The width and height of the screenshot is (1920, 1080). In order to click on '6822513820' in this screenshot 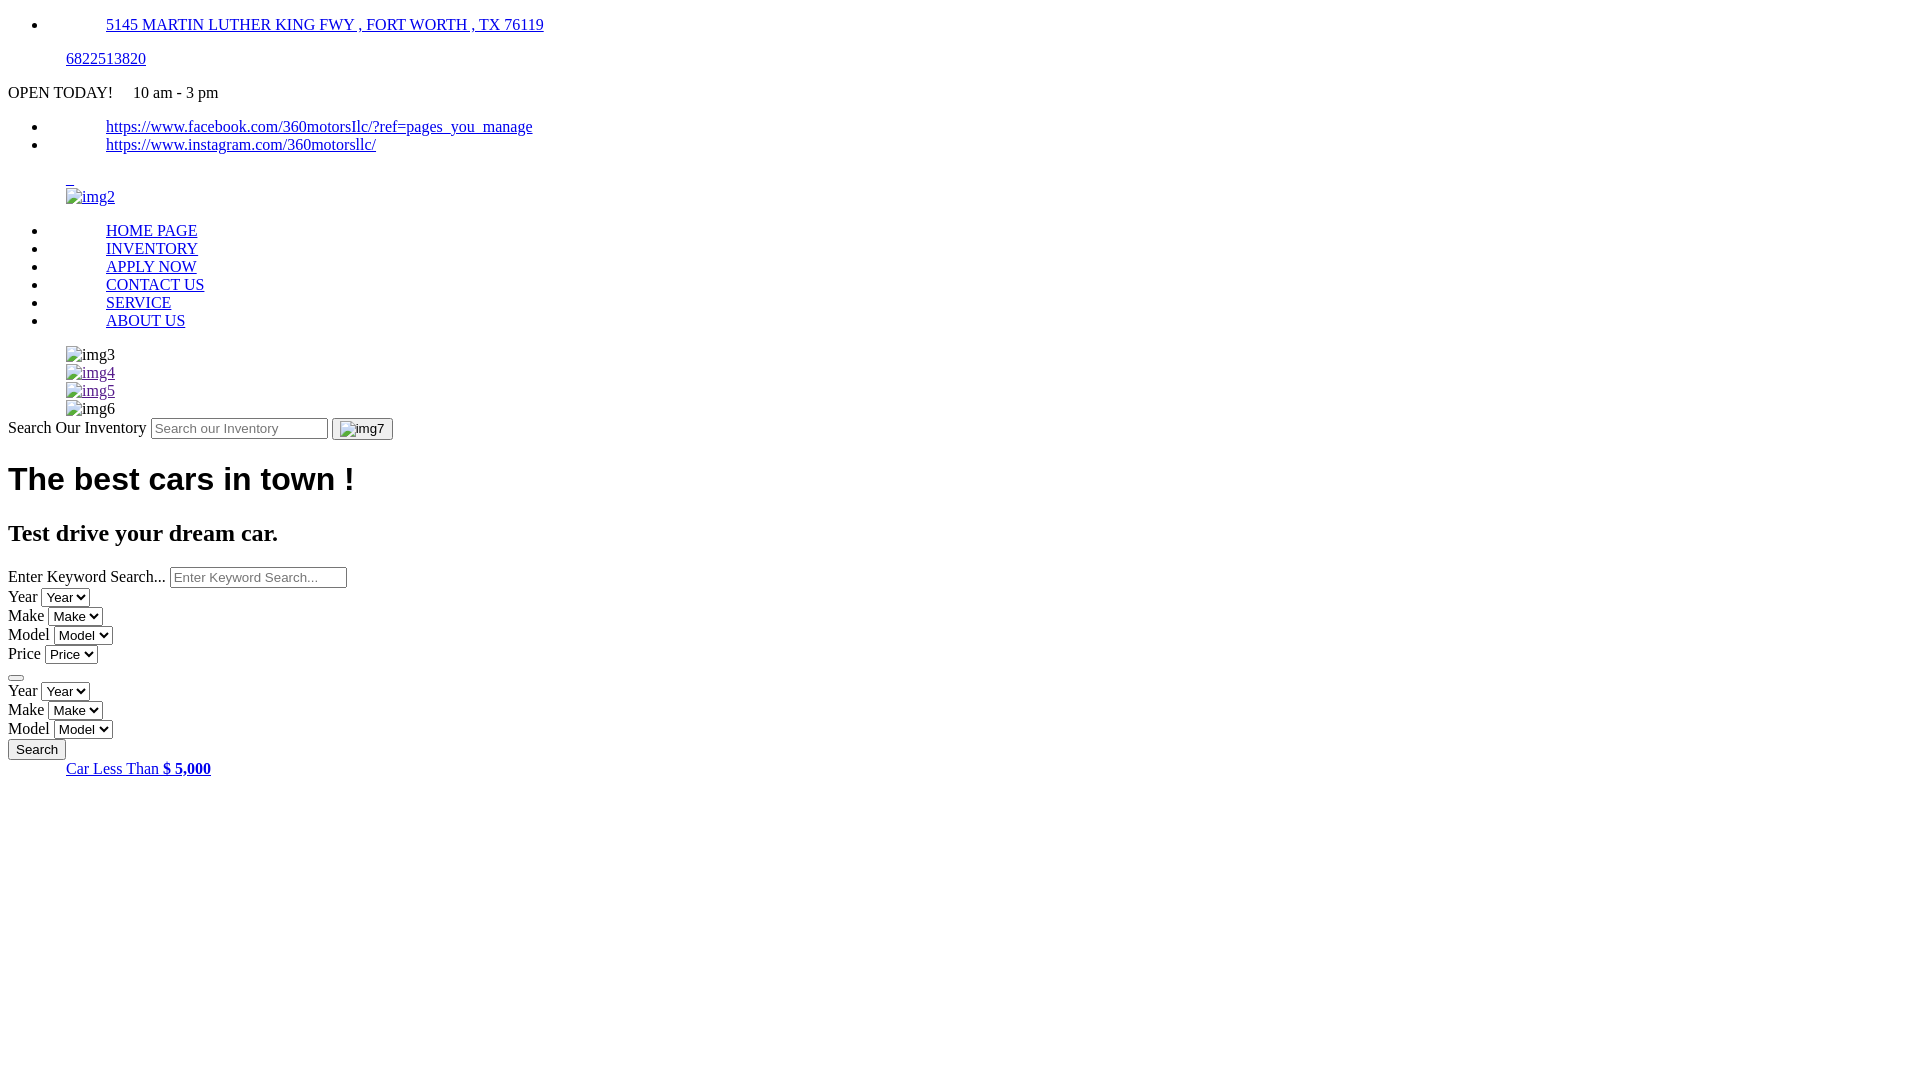, I will do `click(104, 57)`.